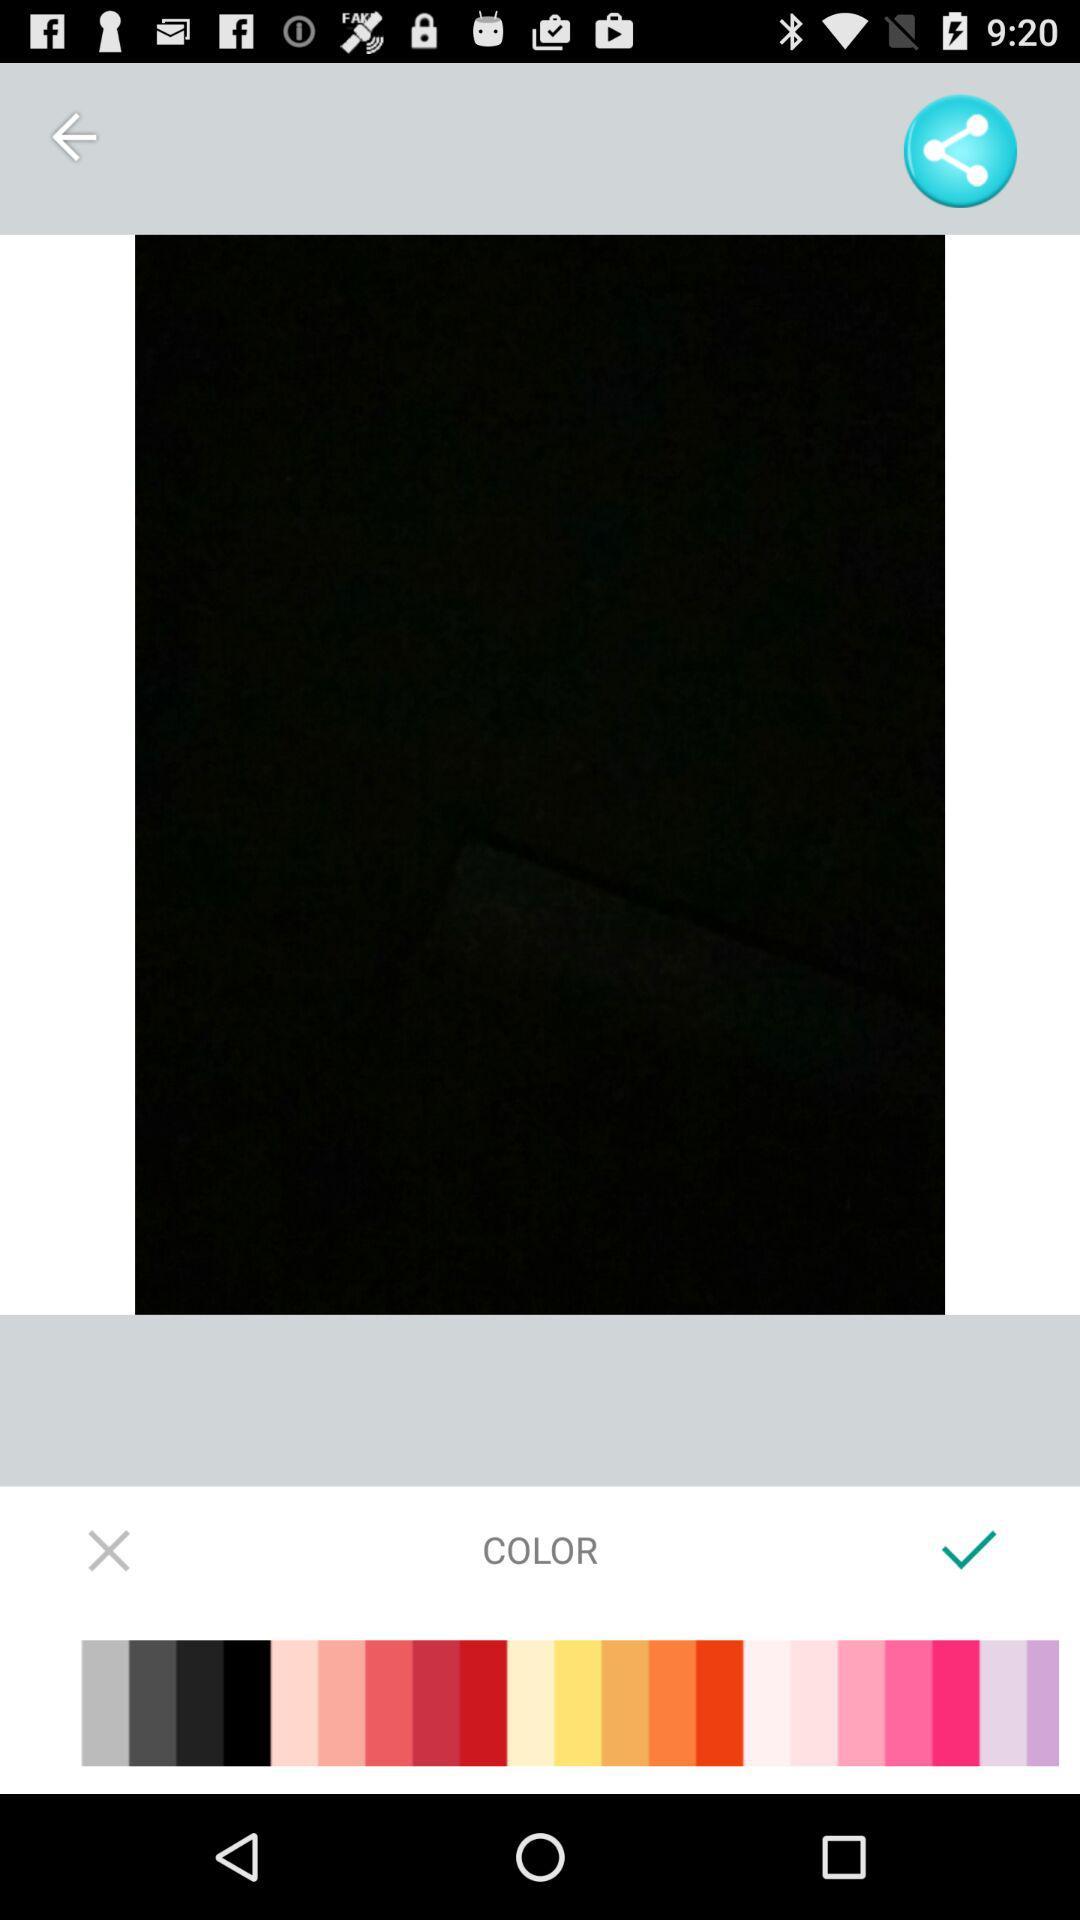 The image size is (1080, 1920). Describe the element at coordinates (968, 1548) in the screenshot. I see `icon next to the color` at that location.